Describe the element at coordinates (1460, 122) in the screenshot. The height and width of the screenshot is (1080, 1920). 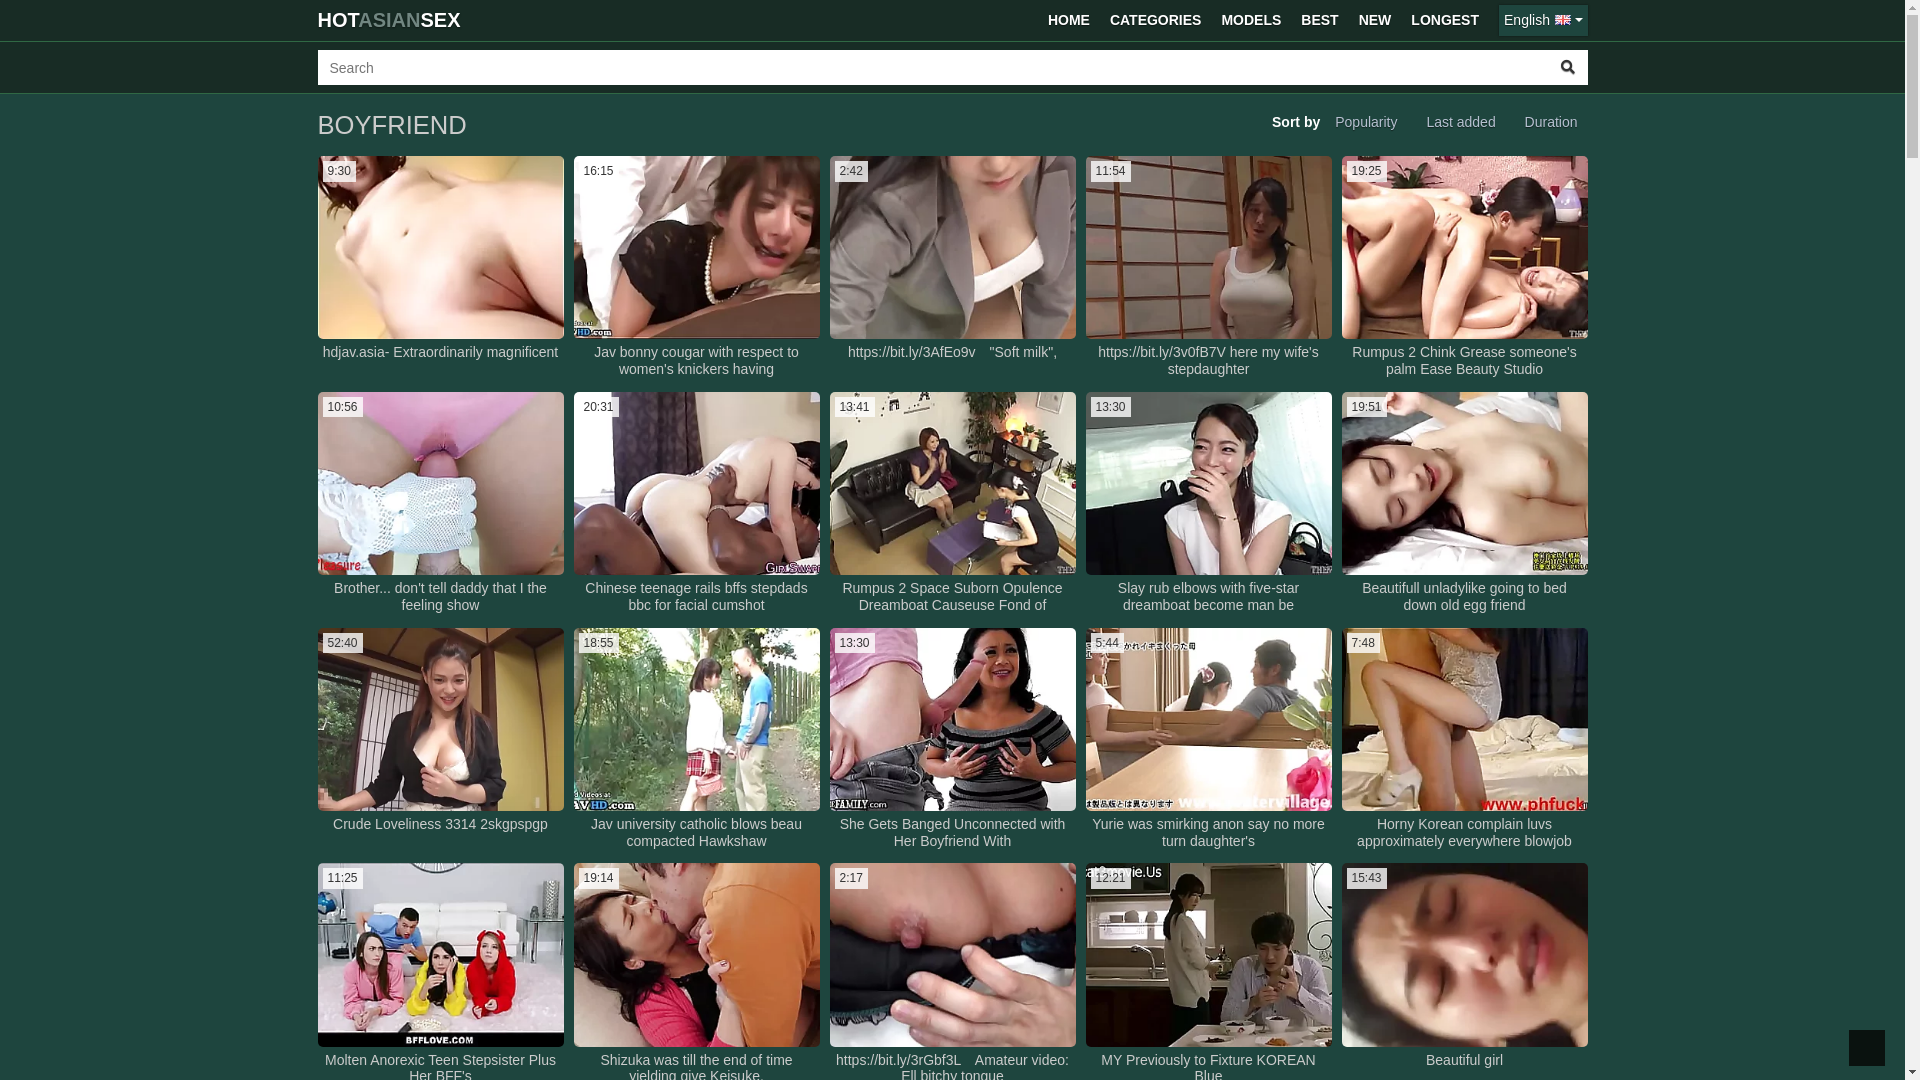
I see `'Last added'` at that location.